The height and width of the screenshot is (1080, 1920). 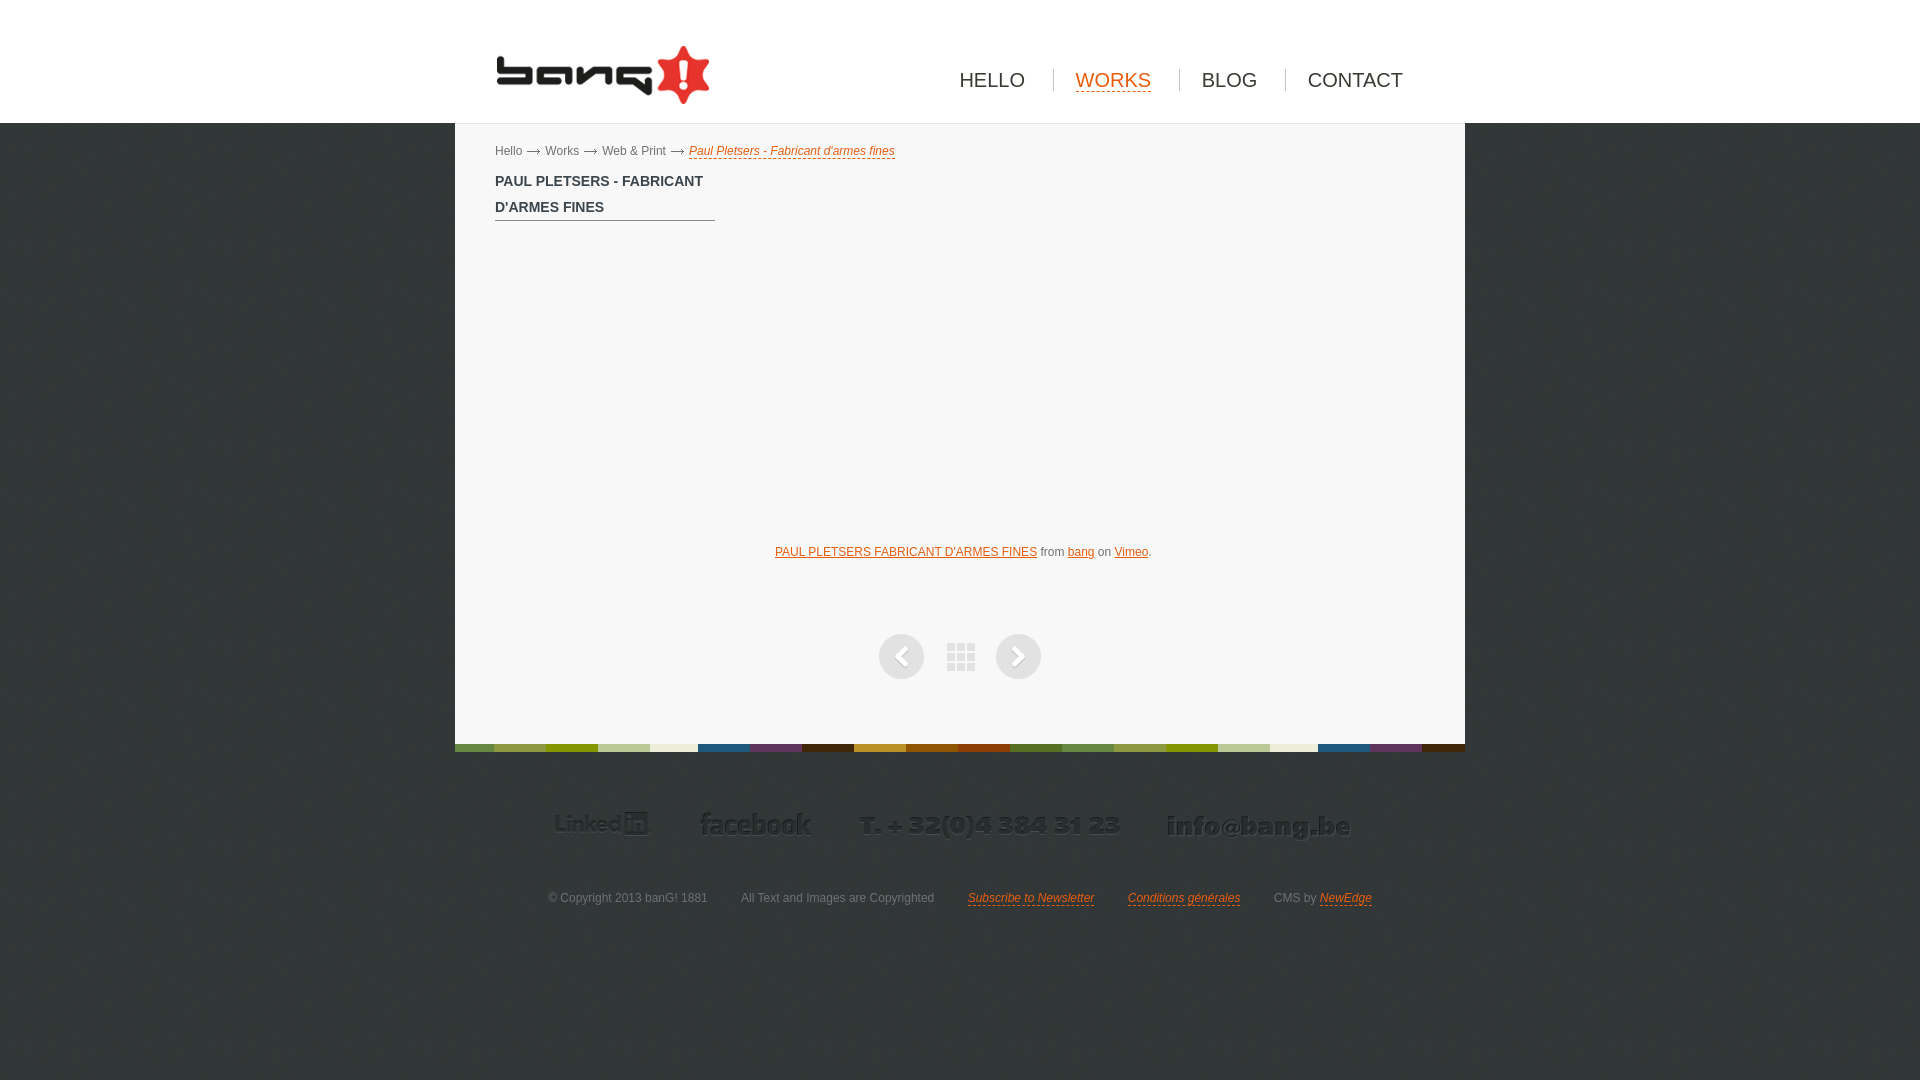 I want to click on 'Web & Print', so click(x=600, y=149).